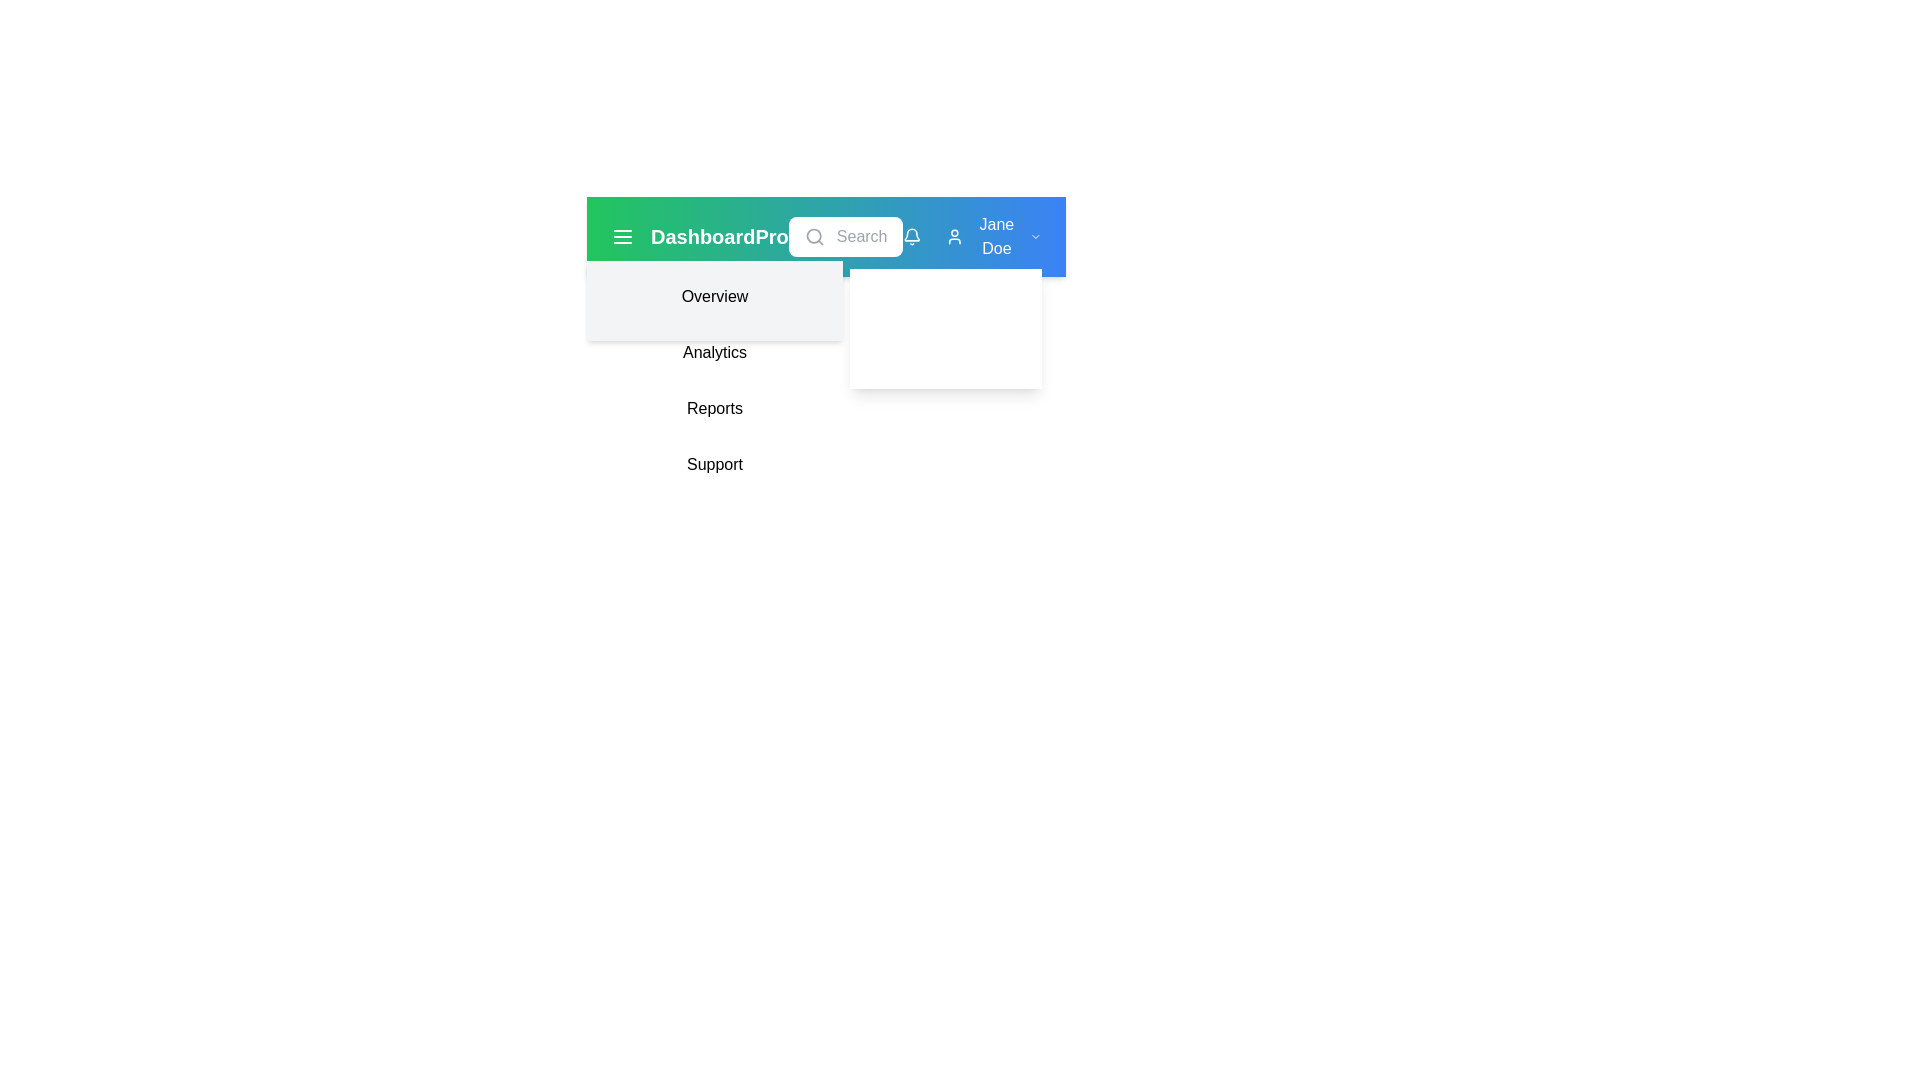 The height and width of the screenshot is (1080, 1920). I want to click on the search bar located centrally in the application dashboard to focus and input search queries, so click(846, 235).